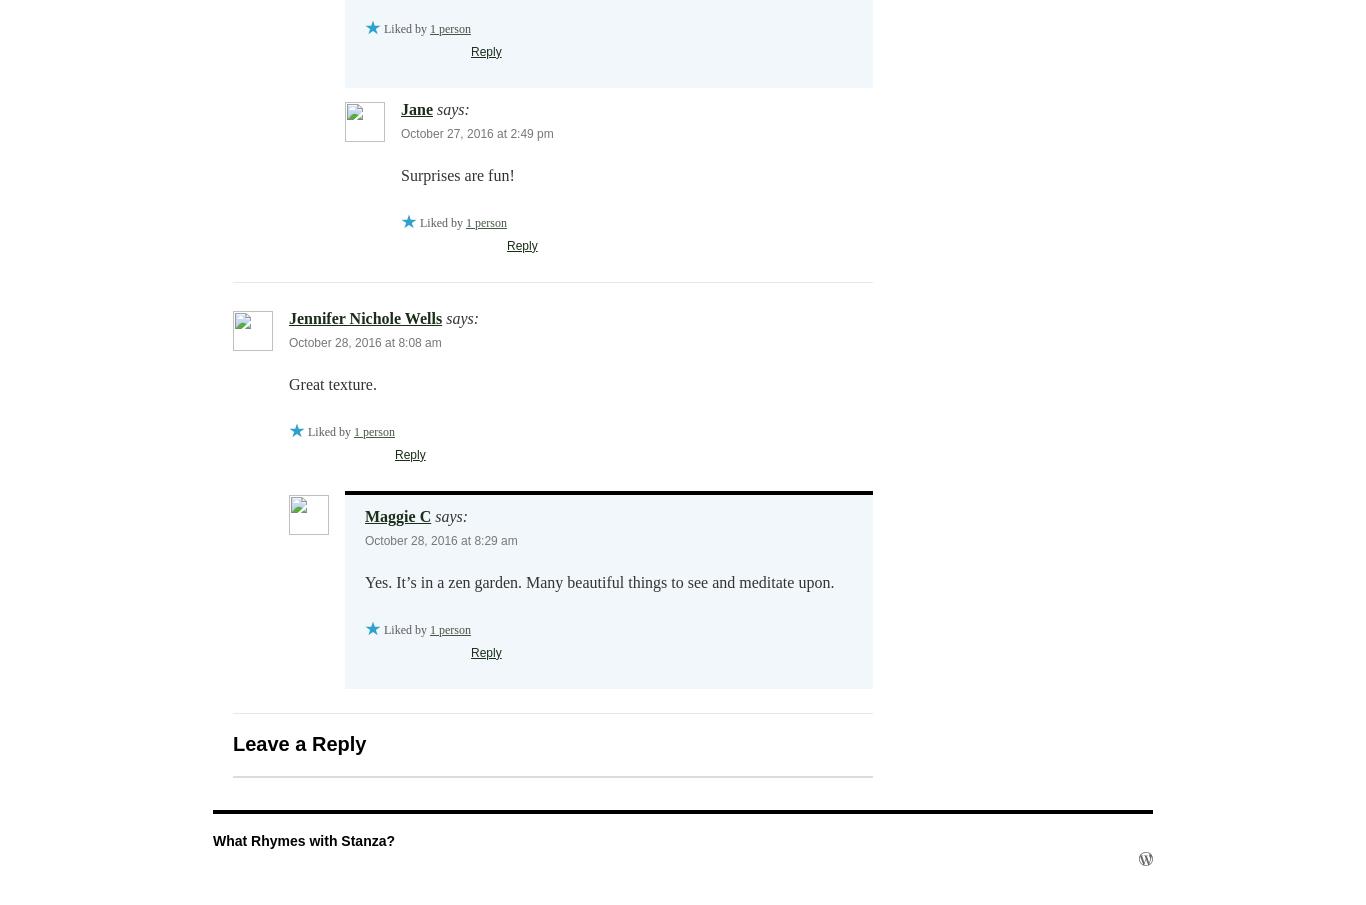 Image resolution: width=1366 pixels, height=905 pixels. Describe the element at coordinates (598, 581) in the screenshot. I see `'Yes. It’s in a zen garden. Many beautiful things to see and meditate upon.'` at that location.